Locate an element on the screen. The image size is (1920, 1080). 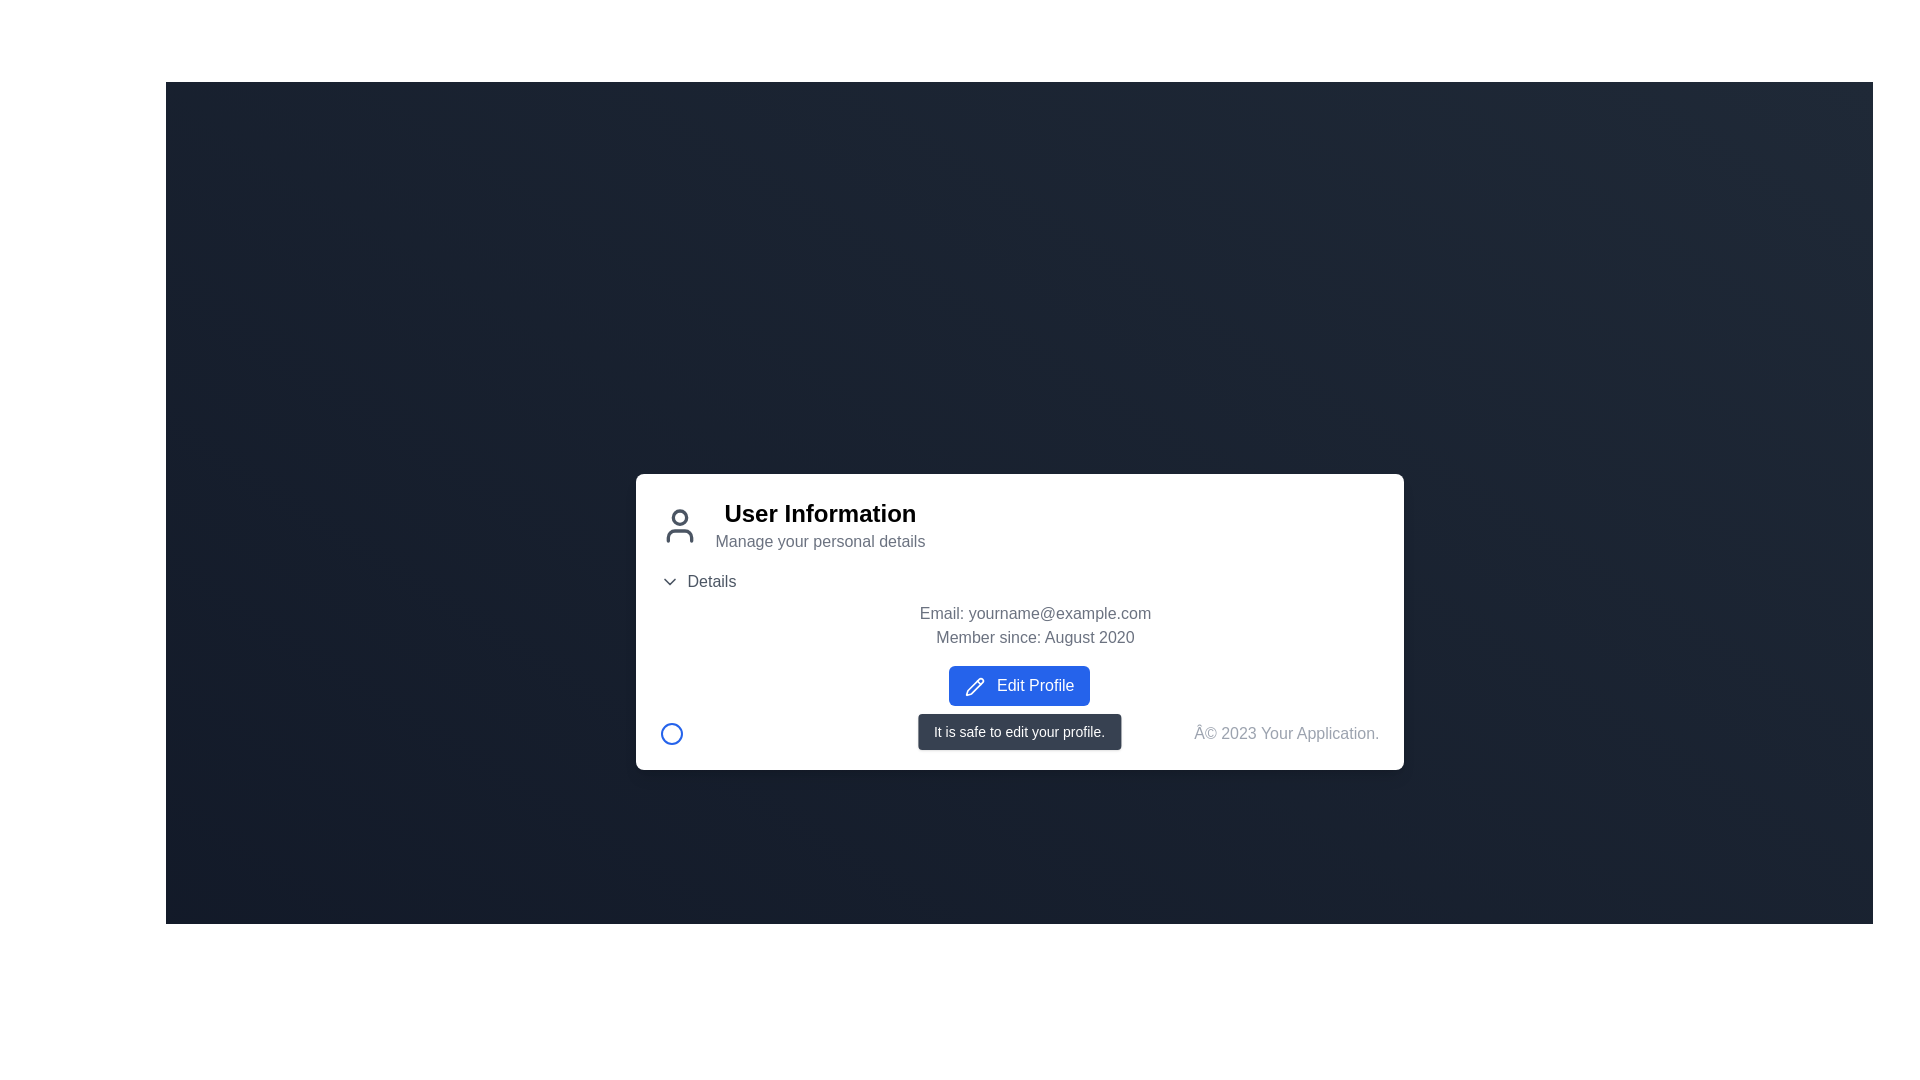
the circular icon with a blue outline is located at coordinates (671, 733).